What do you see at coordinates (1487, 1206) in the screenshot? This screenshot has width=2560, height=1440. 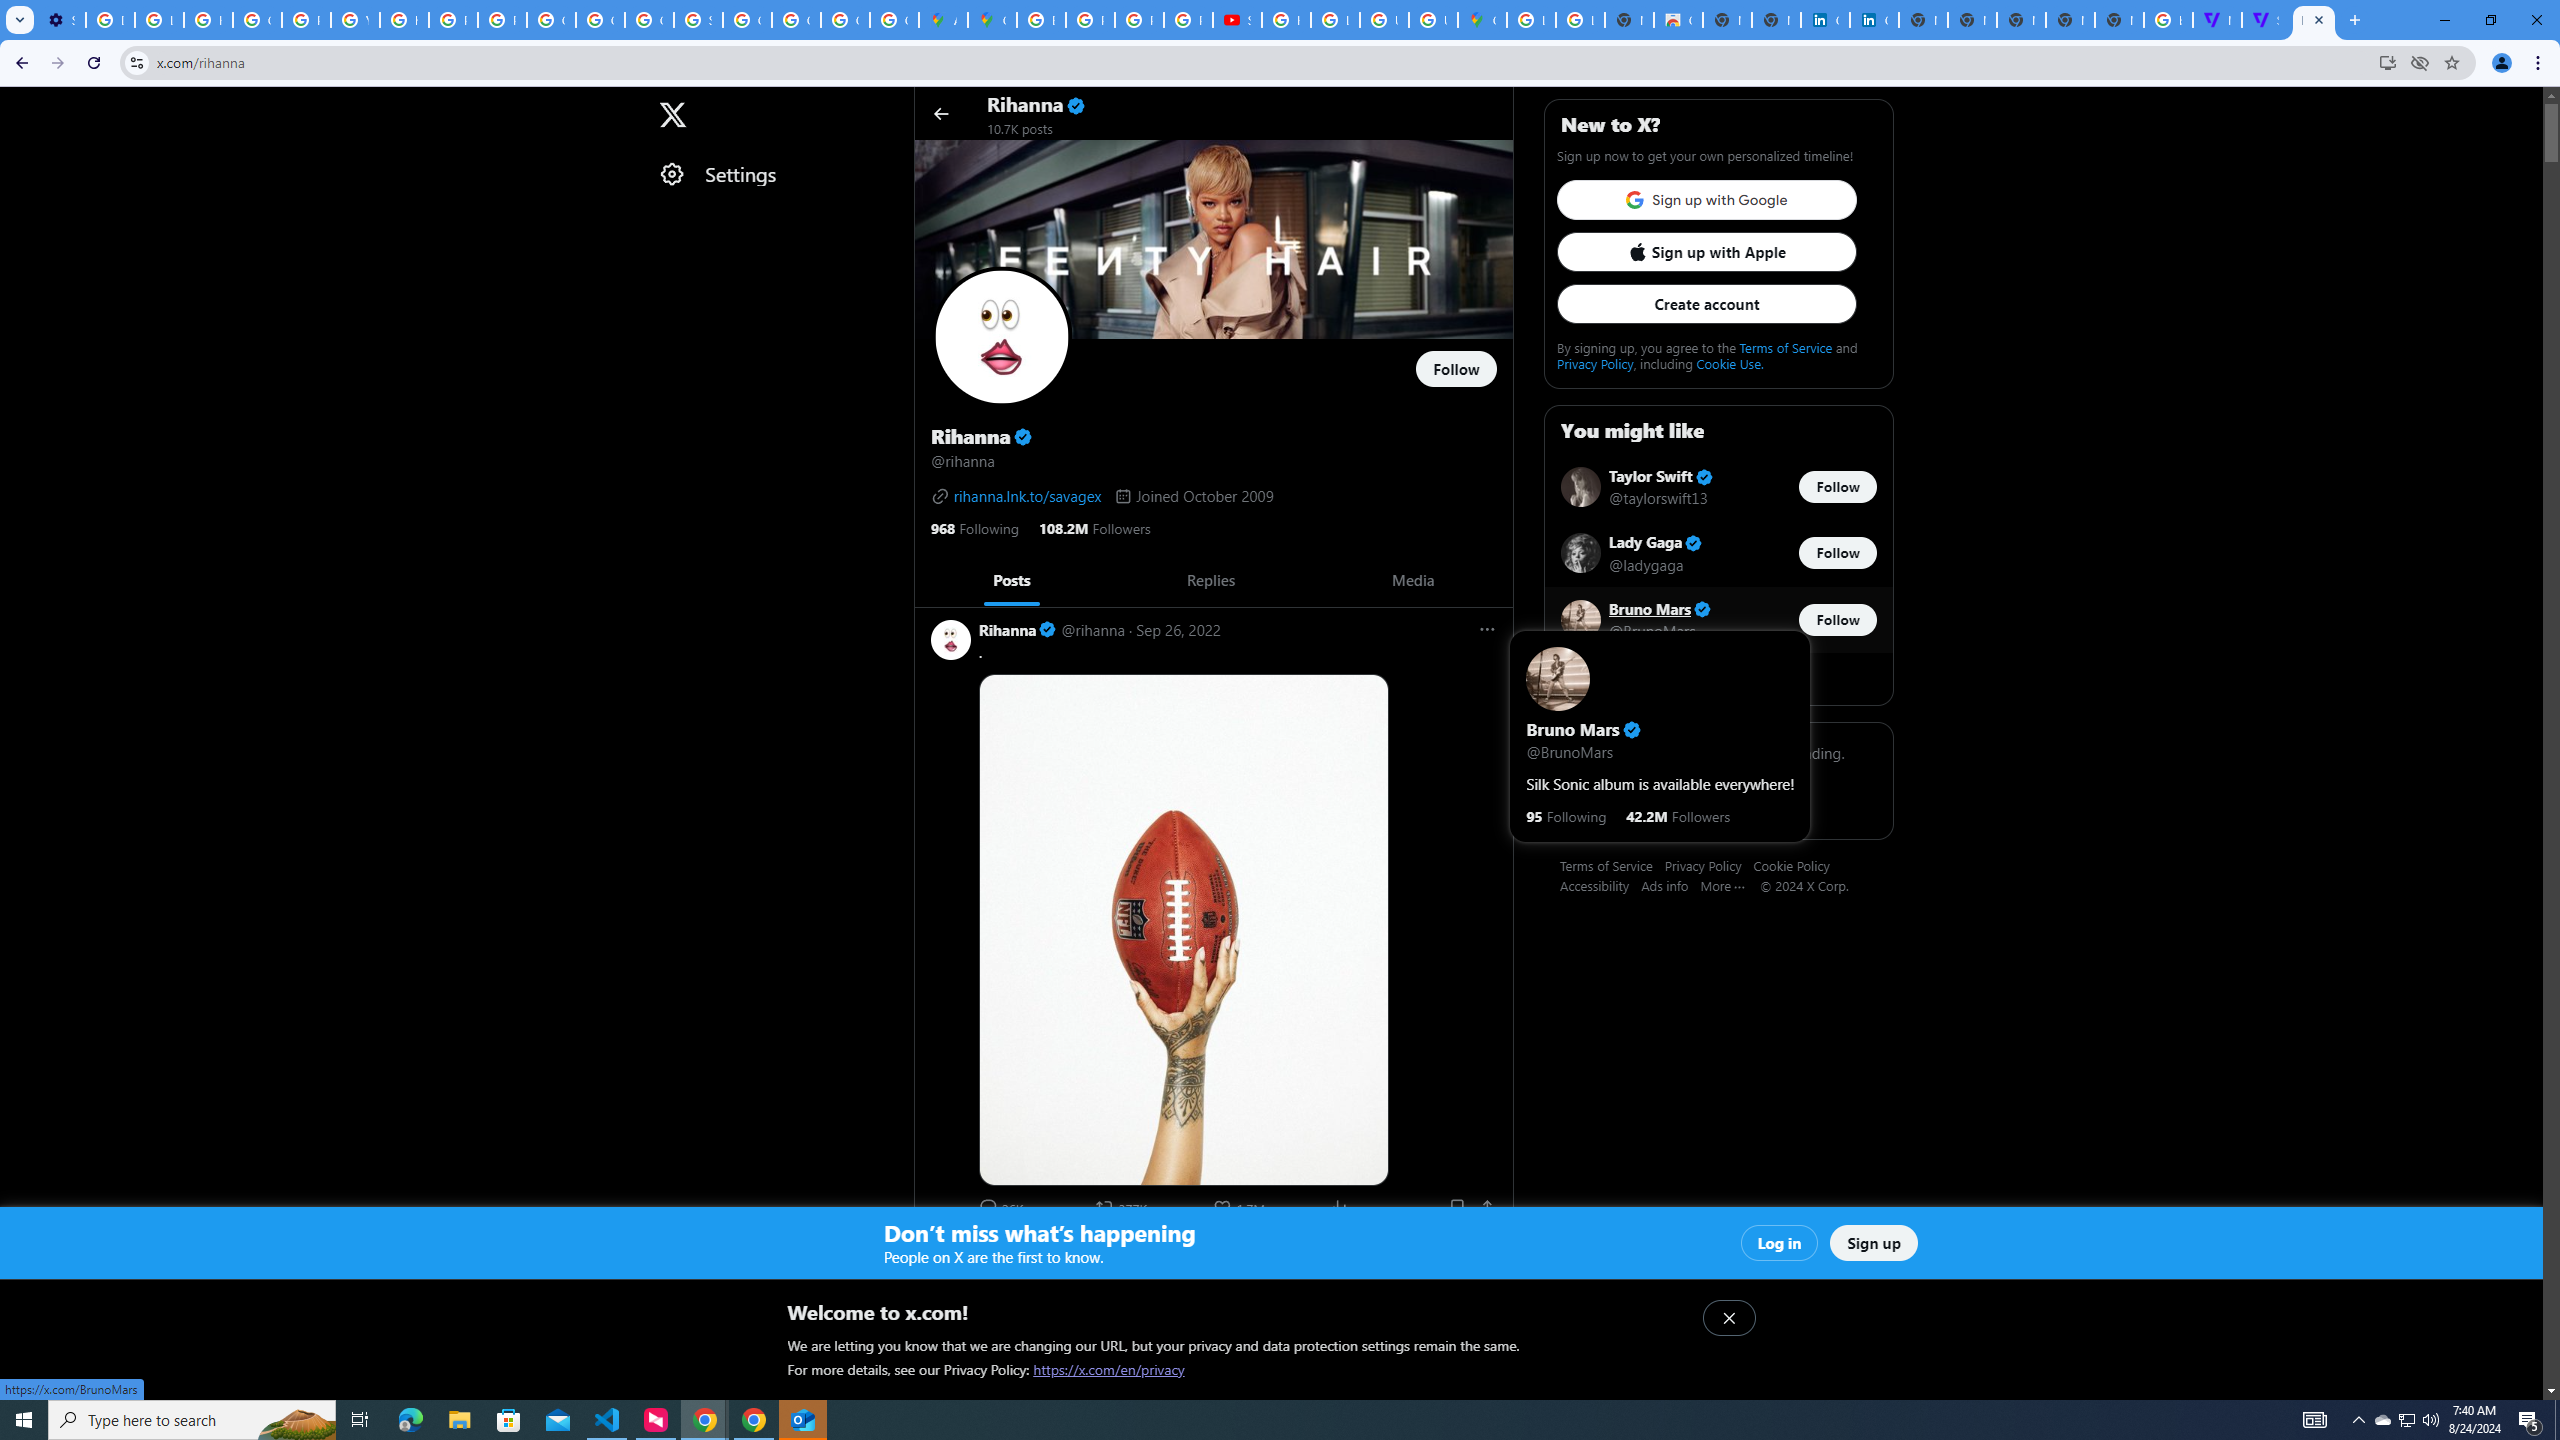 I see `'Share post'` at bounding box center [1487, 1206].